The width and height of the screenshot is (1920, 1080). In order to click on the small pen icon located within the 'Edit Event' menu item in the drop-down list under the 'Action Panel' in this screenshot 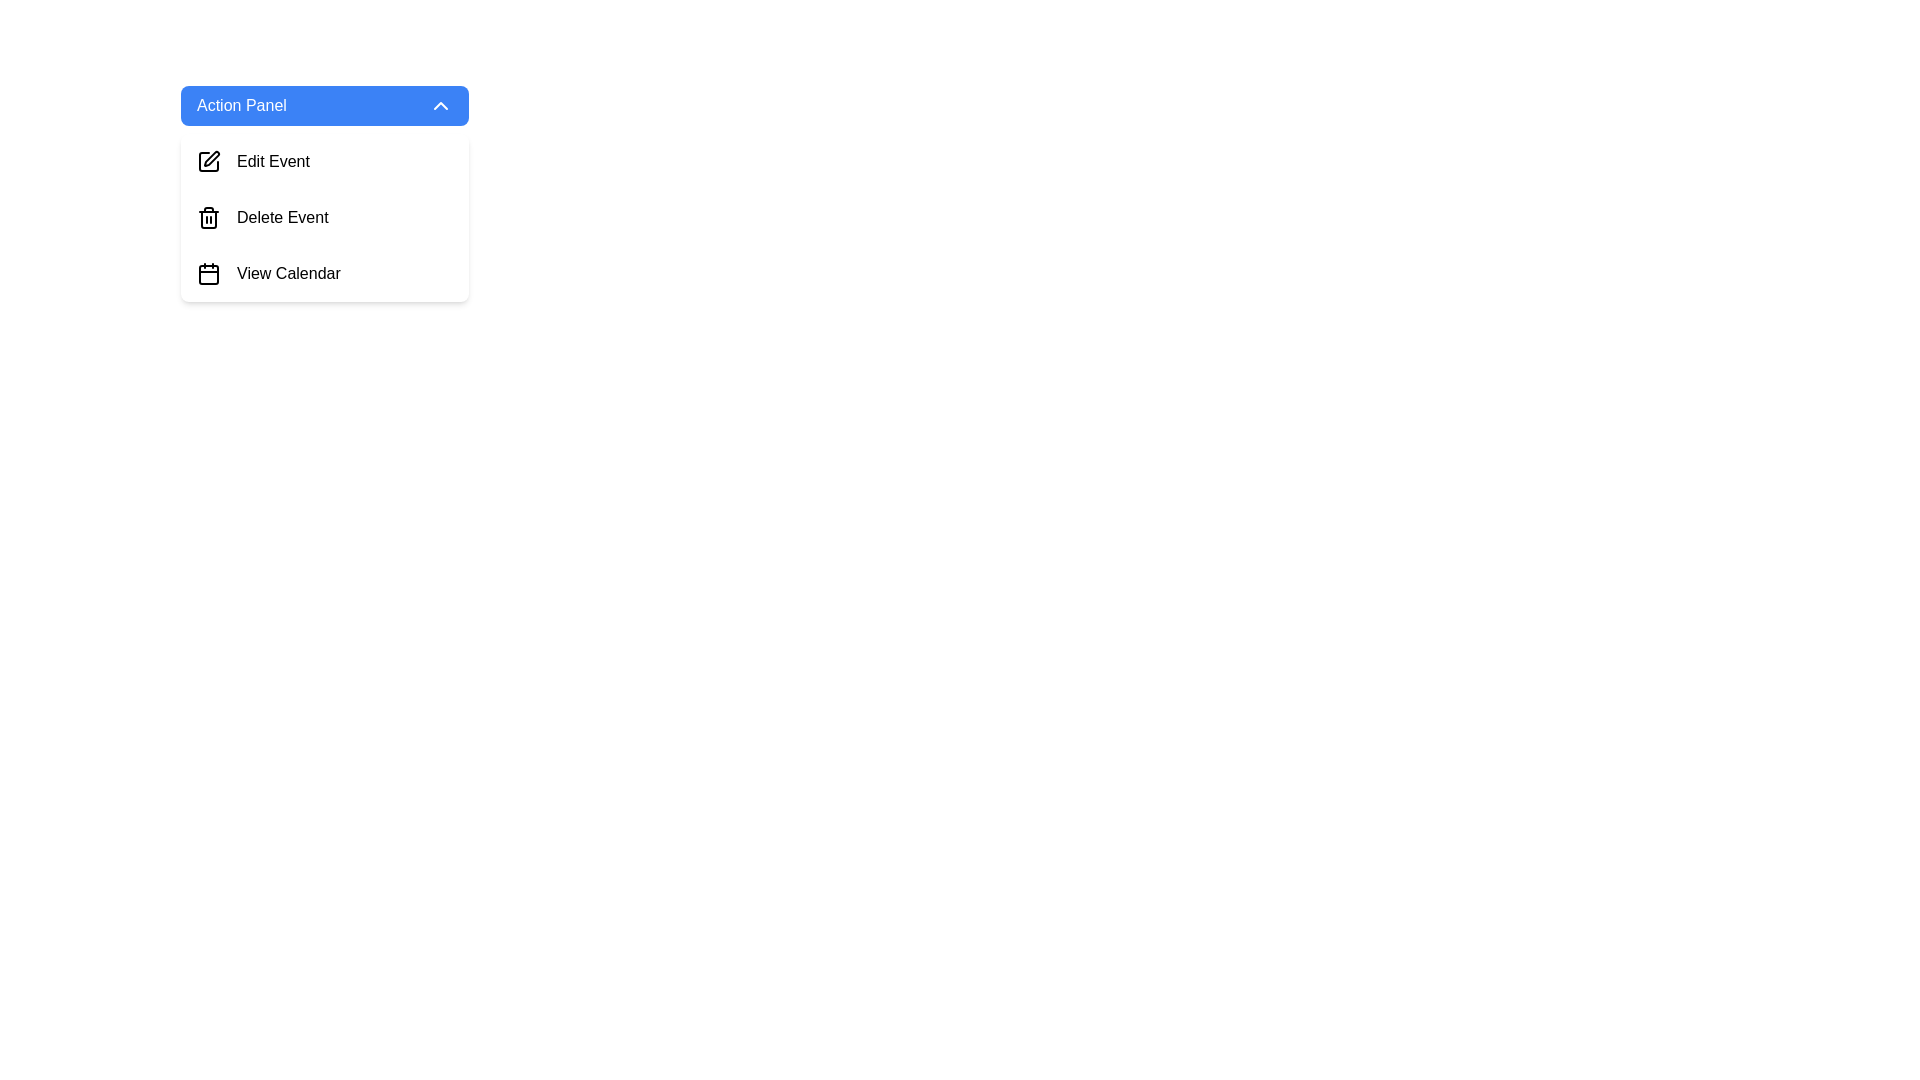, I will do `click(209, 161)`.